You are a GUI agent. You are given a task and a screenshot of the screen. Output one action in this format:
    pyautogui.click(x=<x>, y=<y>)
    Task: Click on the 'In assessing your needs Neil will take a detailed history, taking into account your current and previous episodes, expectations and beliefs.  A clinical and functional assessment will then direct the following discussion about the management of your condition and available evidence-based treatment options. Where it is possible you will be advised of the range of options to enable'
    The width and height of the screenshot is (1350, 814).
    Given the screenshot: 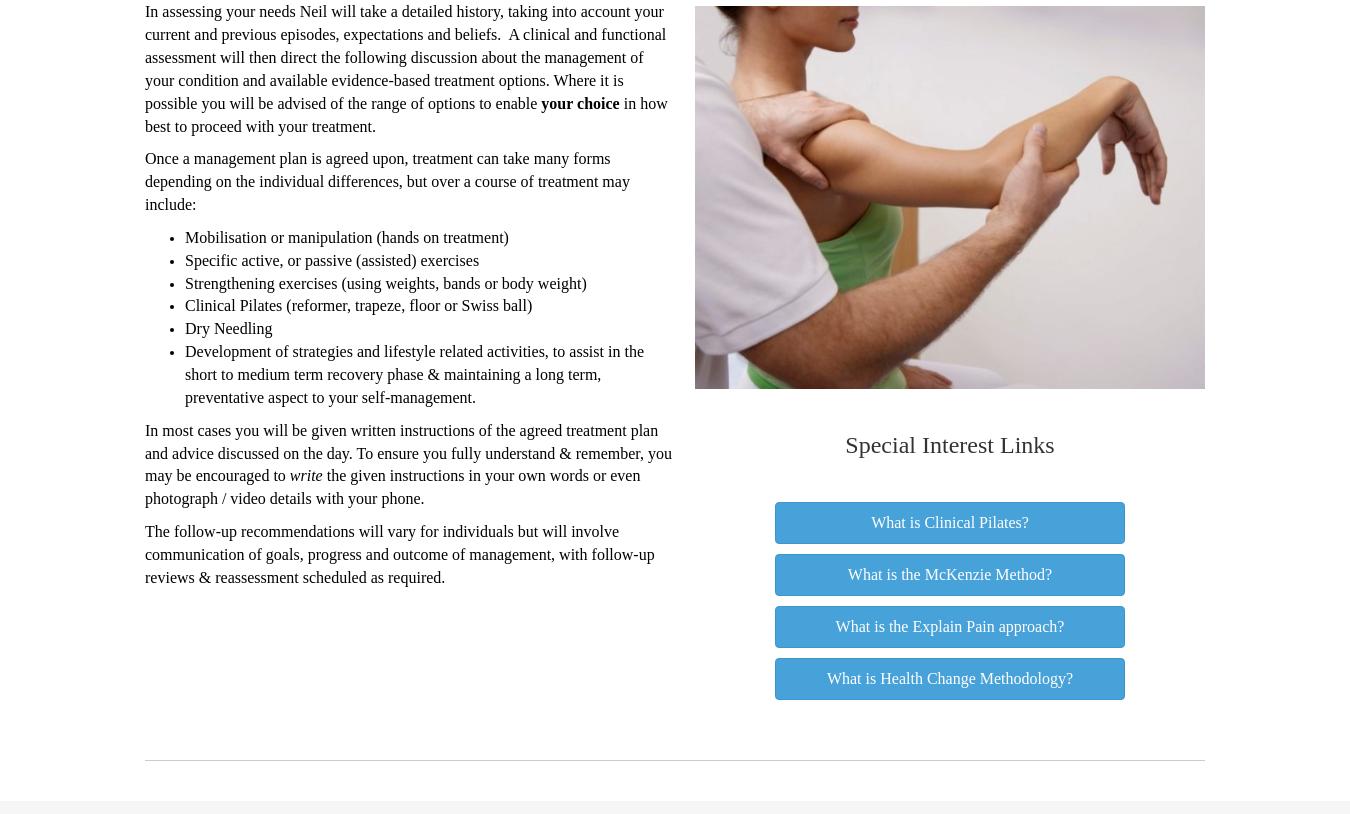 What is the action you would take?
    pyautogui.click(x=405, y=55)
    